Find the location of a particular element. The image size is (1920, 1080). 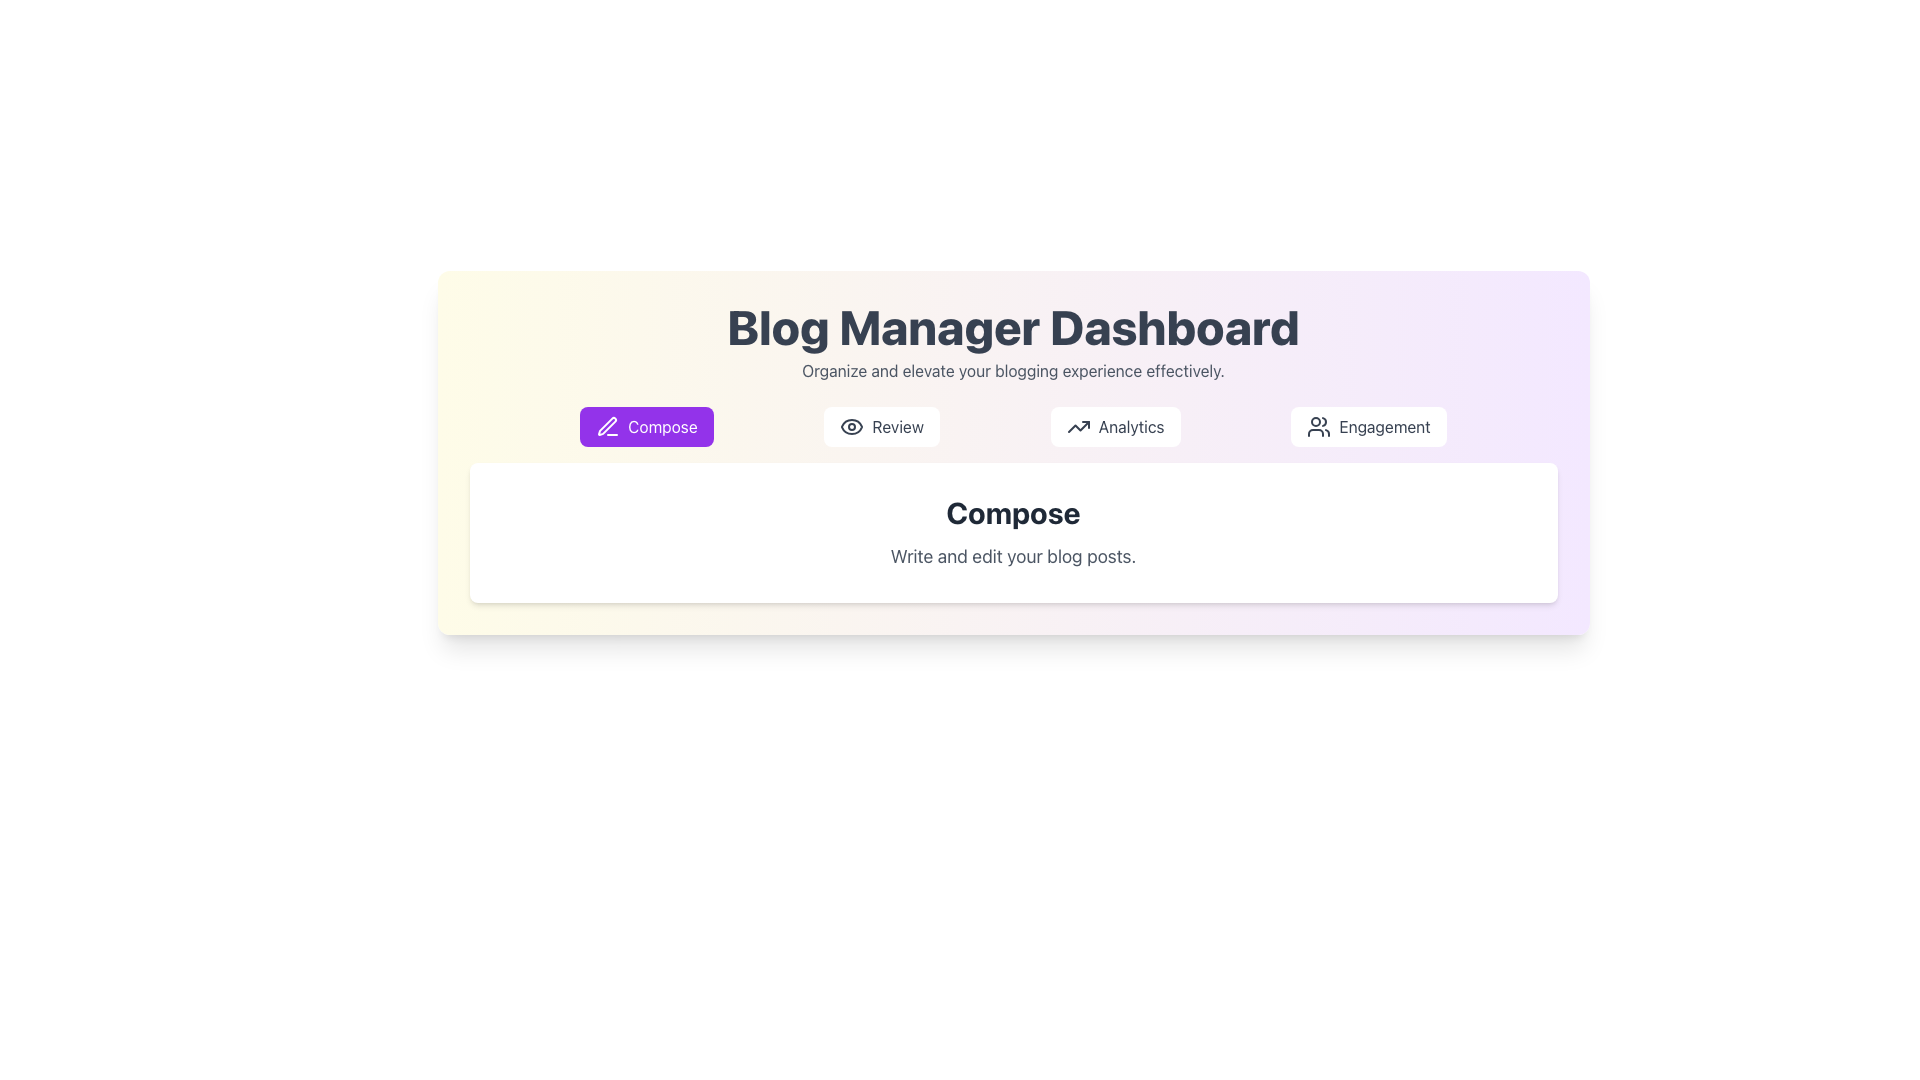

the 'Engagement' navigation label, which is located on the far right of the navigation bar and is associated with a user-group icon is located at coordinates (1384, 426).